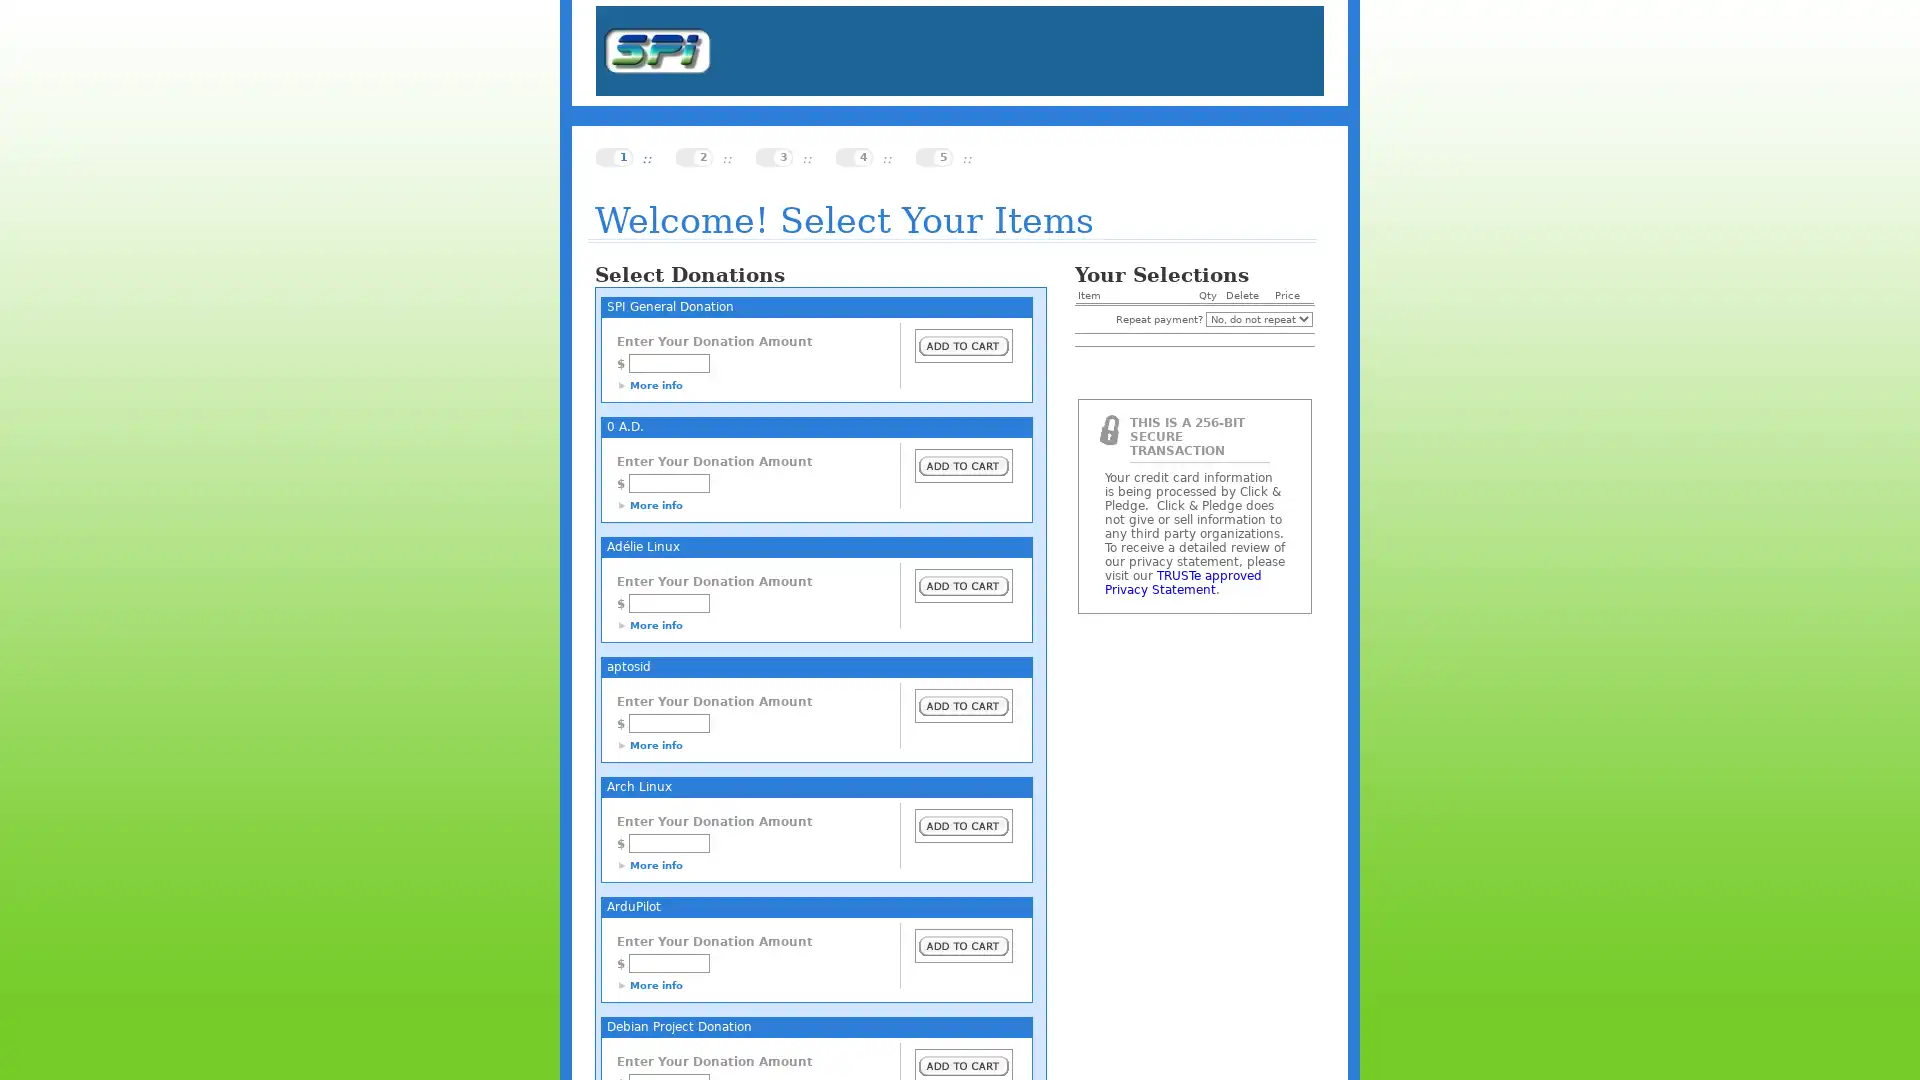  I want to click on Submit, so click(964, 345).